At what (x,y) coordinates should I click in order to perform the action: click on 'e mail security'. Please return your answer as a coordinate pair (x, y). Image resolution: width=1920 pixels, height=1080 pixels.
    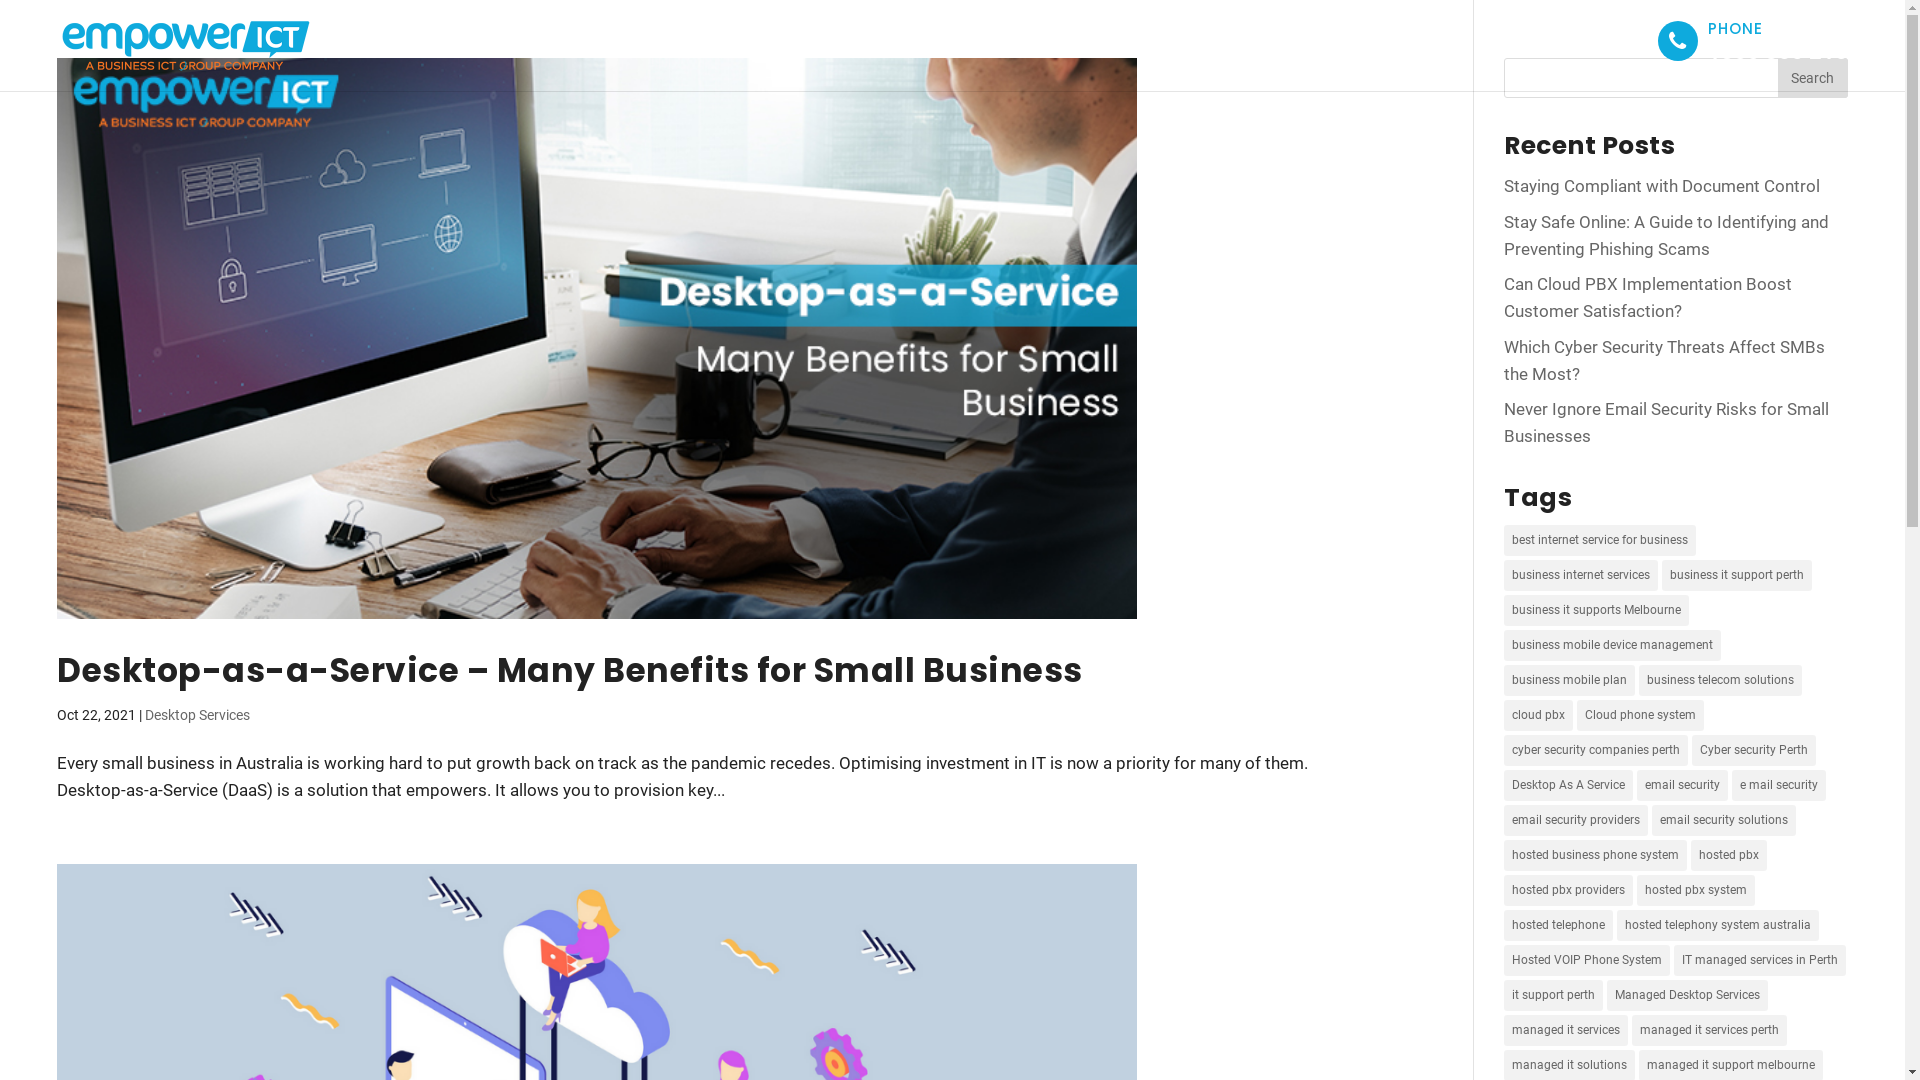
    Looking at the image, I should click on (1779, 784).